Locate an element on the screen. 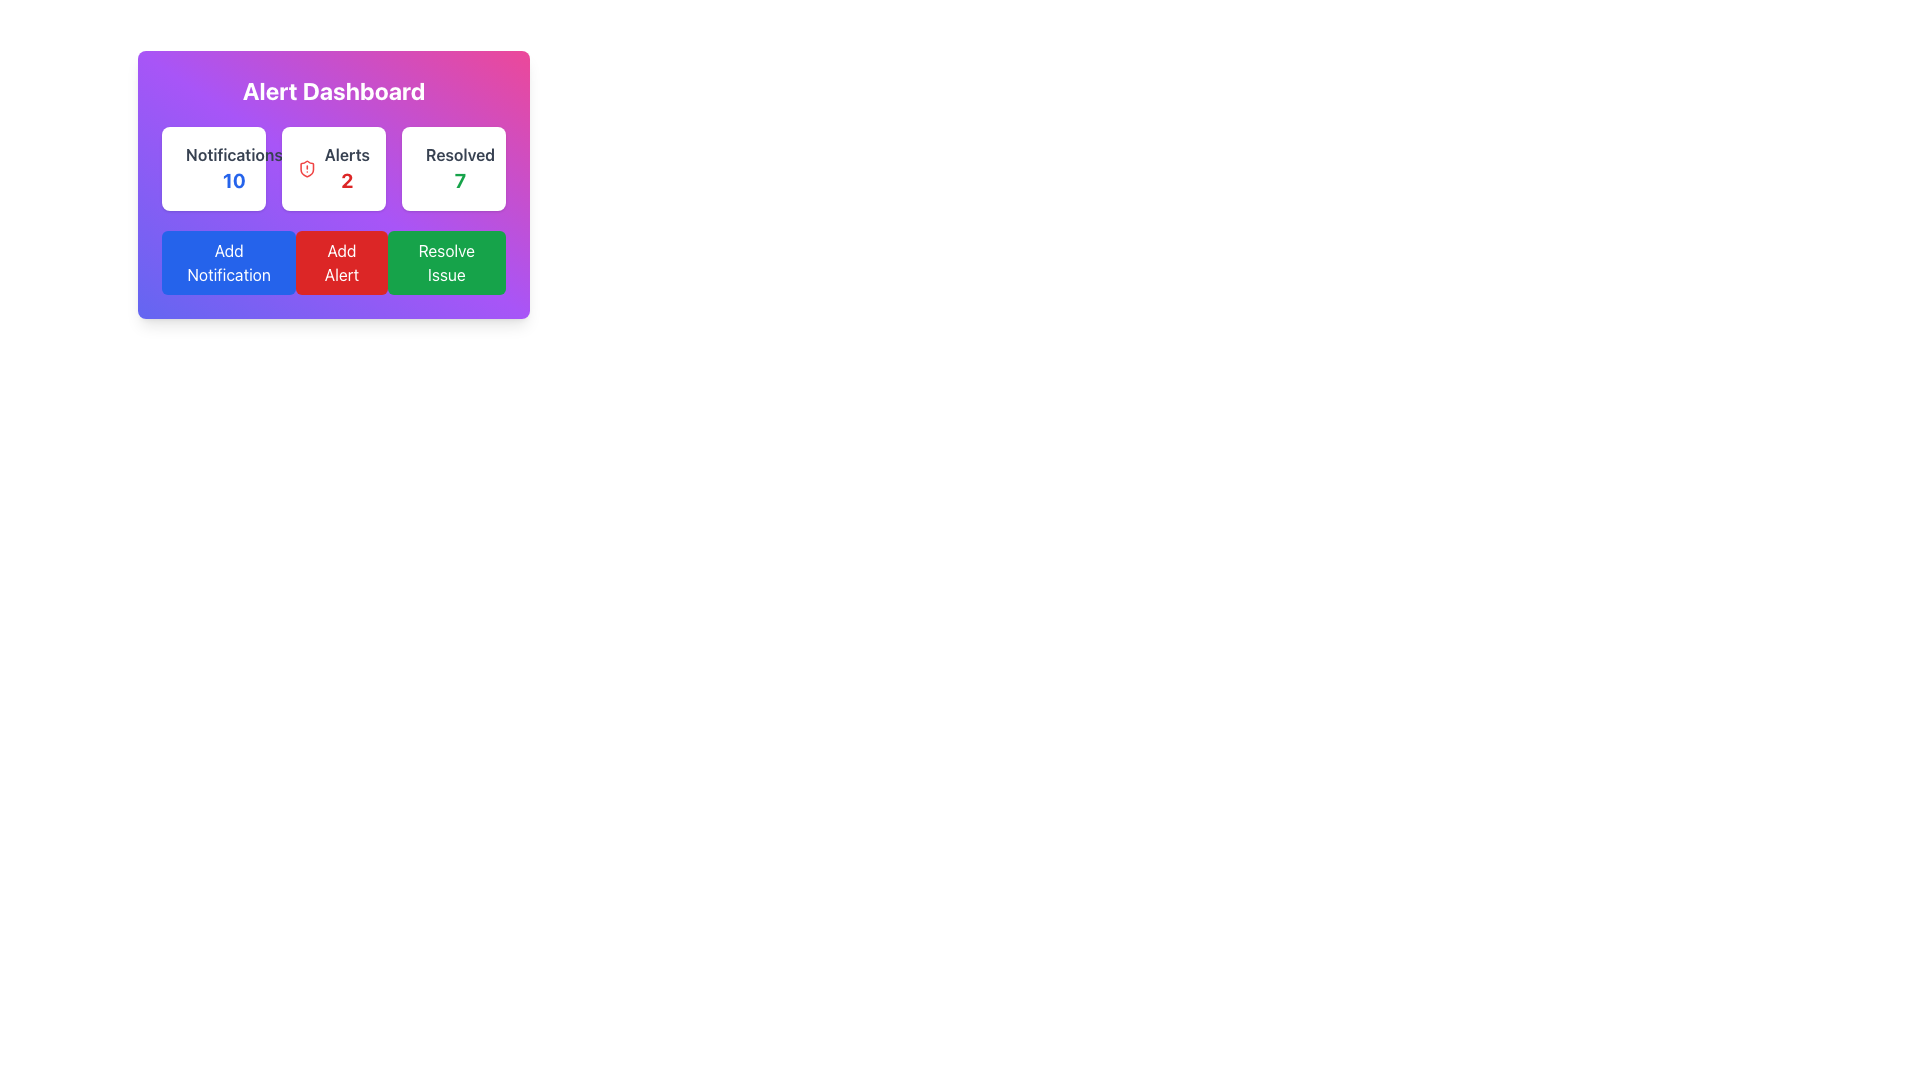 The image size is (1920, 1080). the central button for adding an alert in the 'Alert Dashboard', which is located between the 'Add Notification' button and the 'Resolve Issue' button is located at coordinates (341, 261).